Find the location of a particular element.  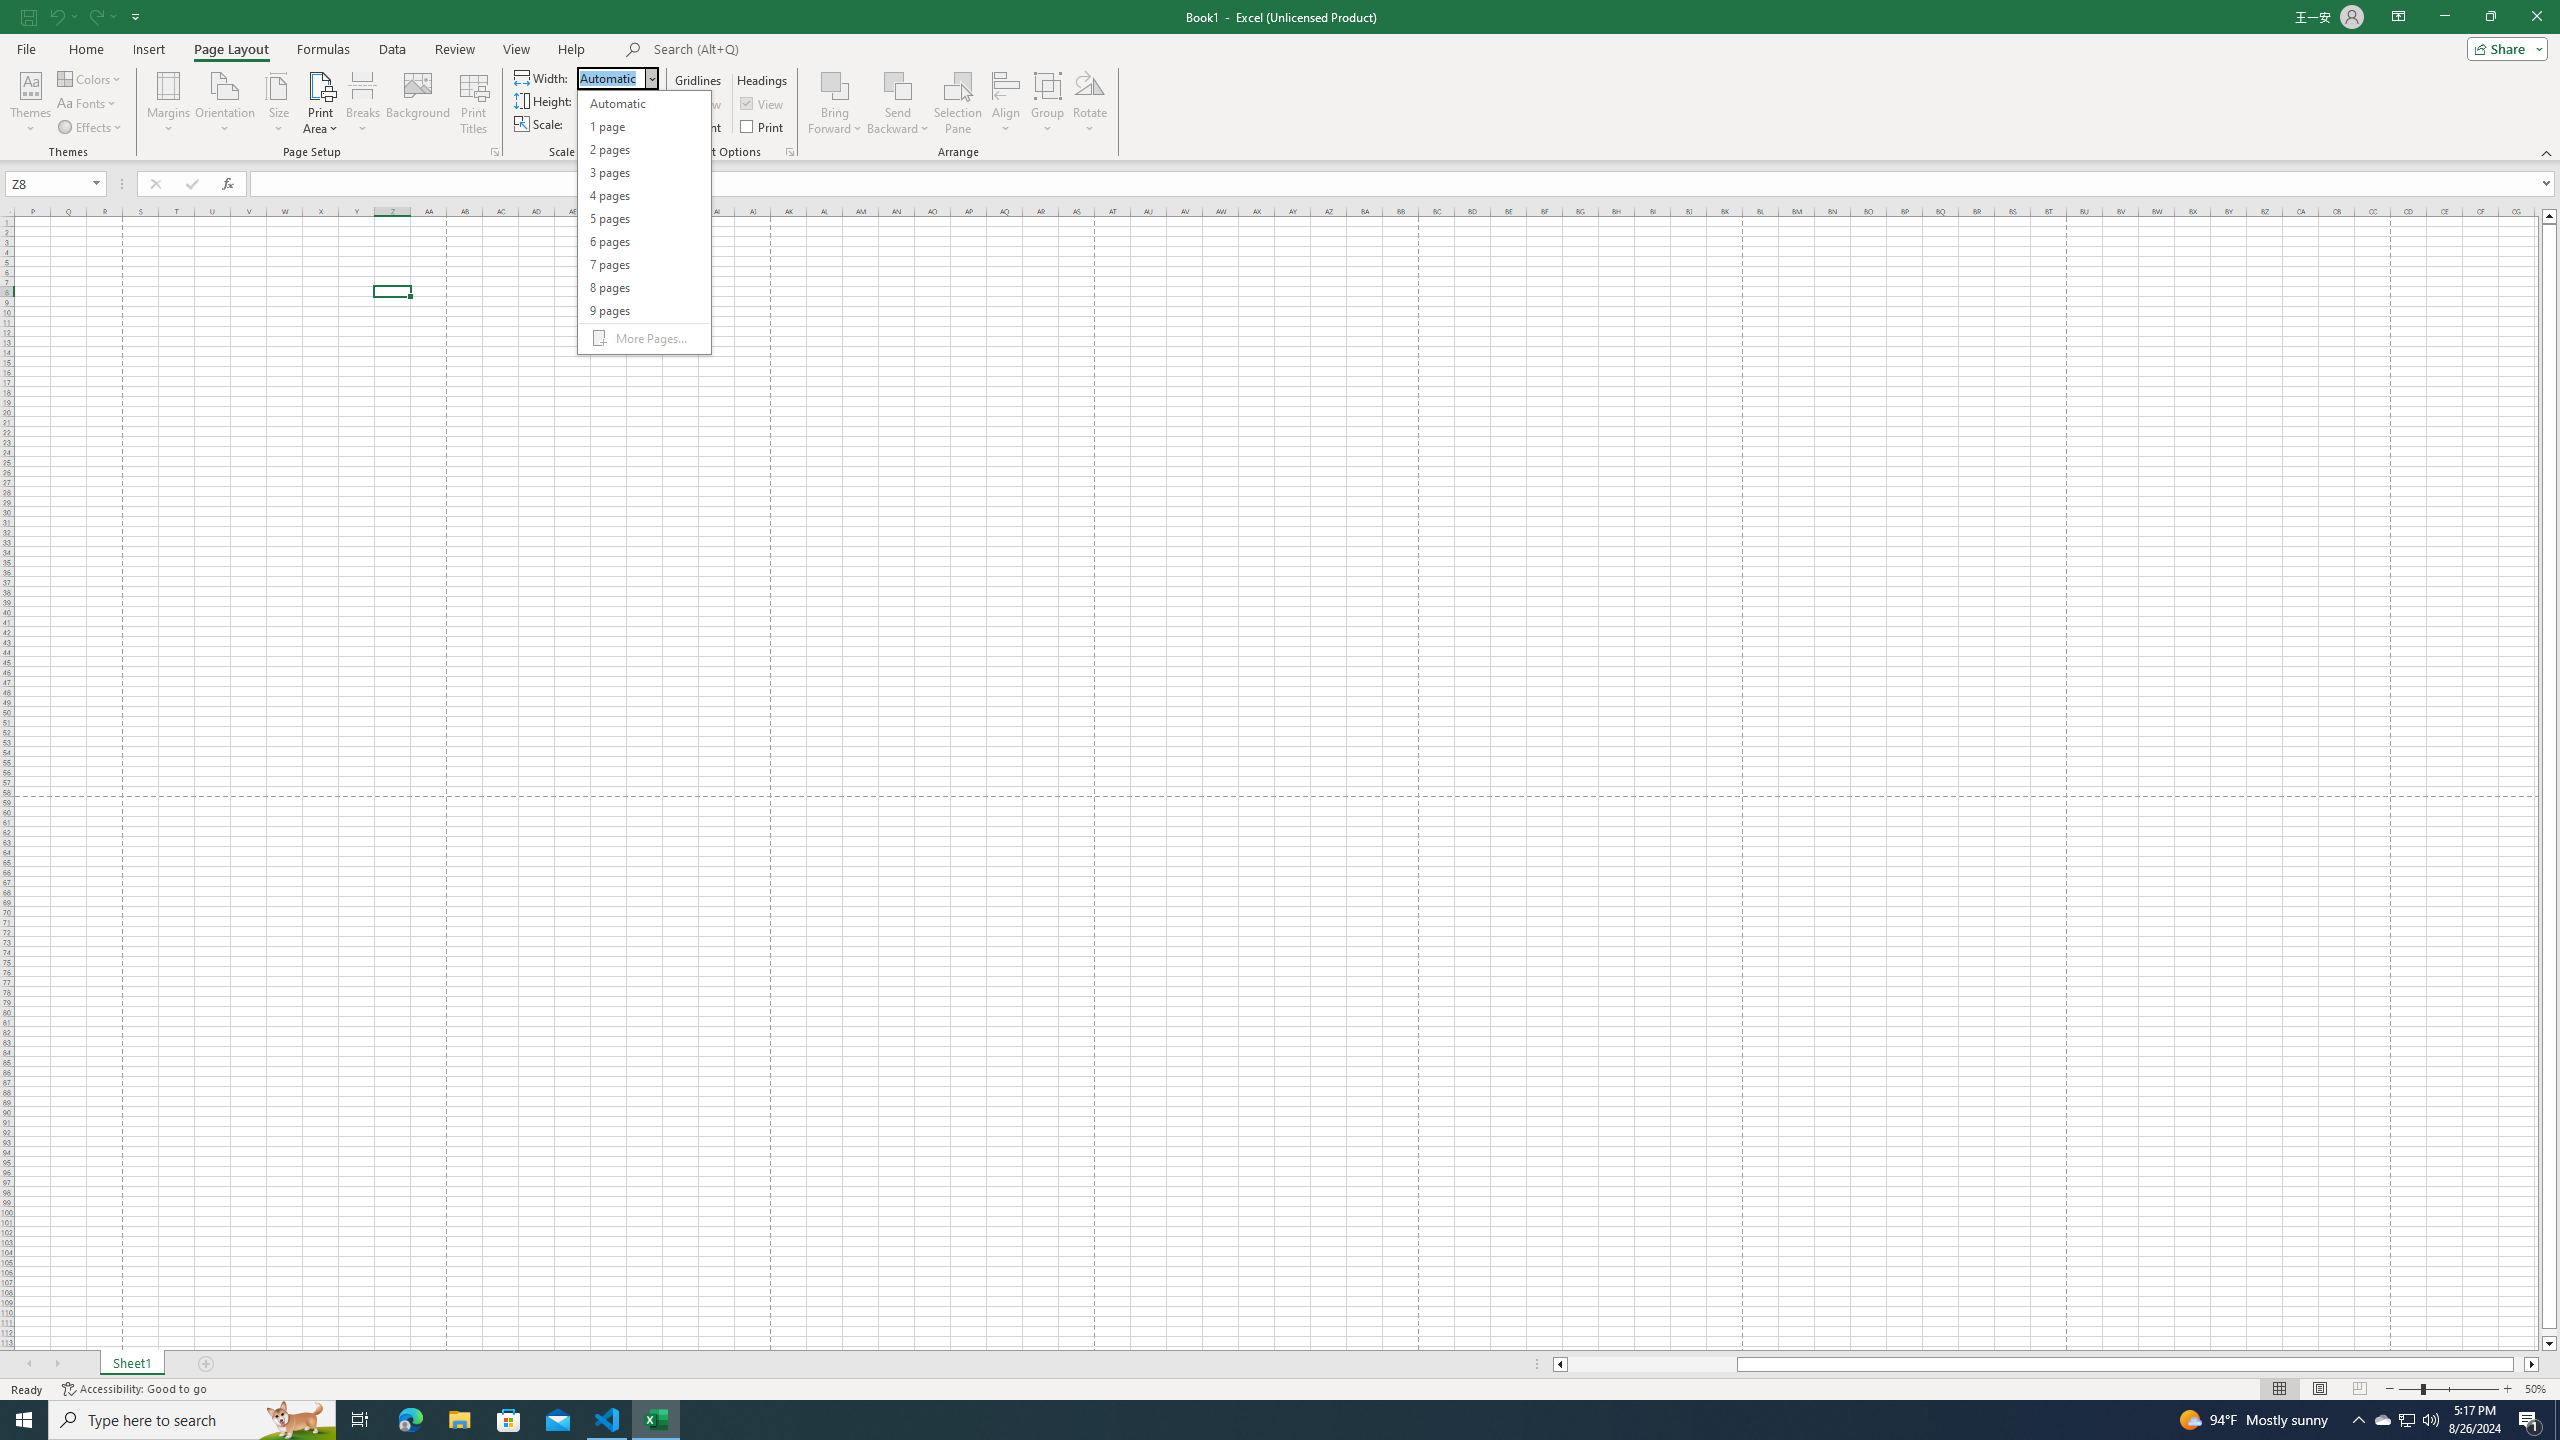

'Orientation' is located at coordinates (224, 103).